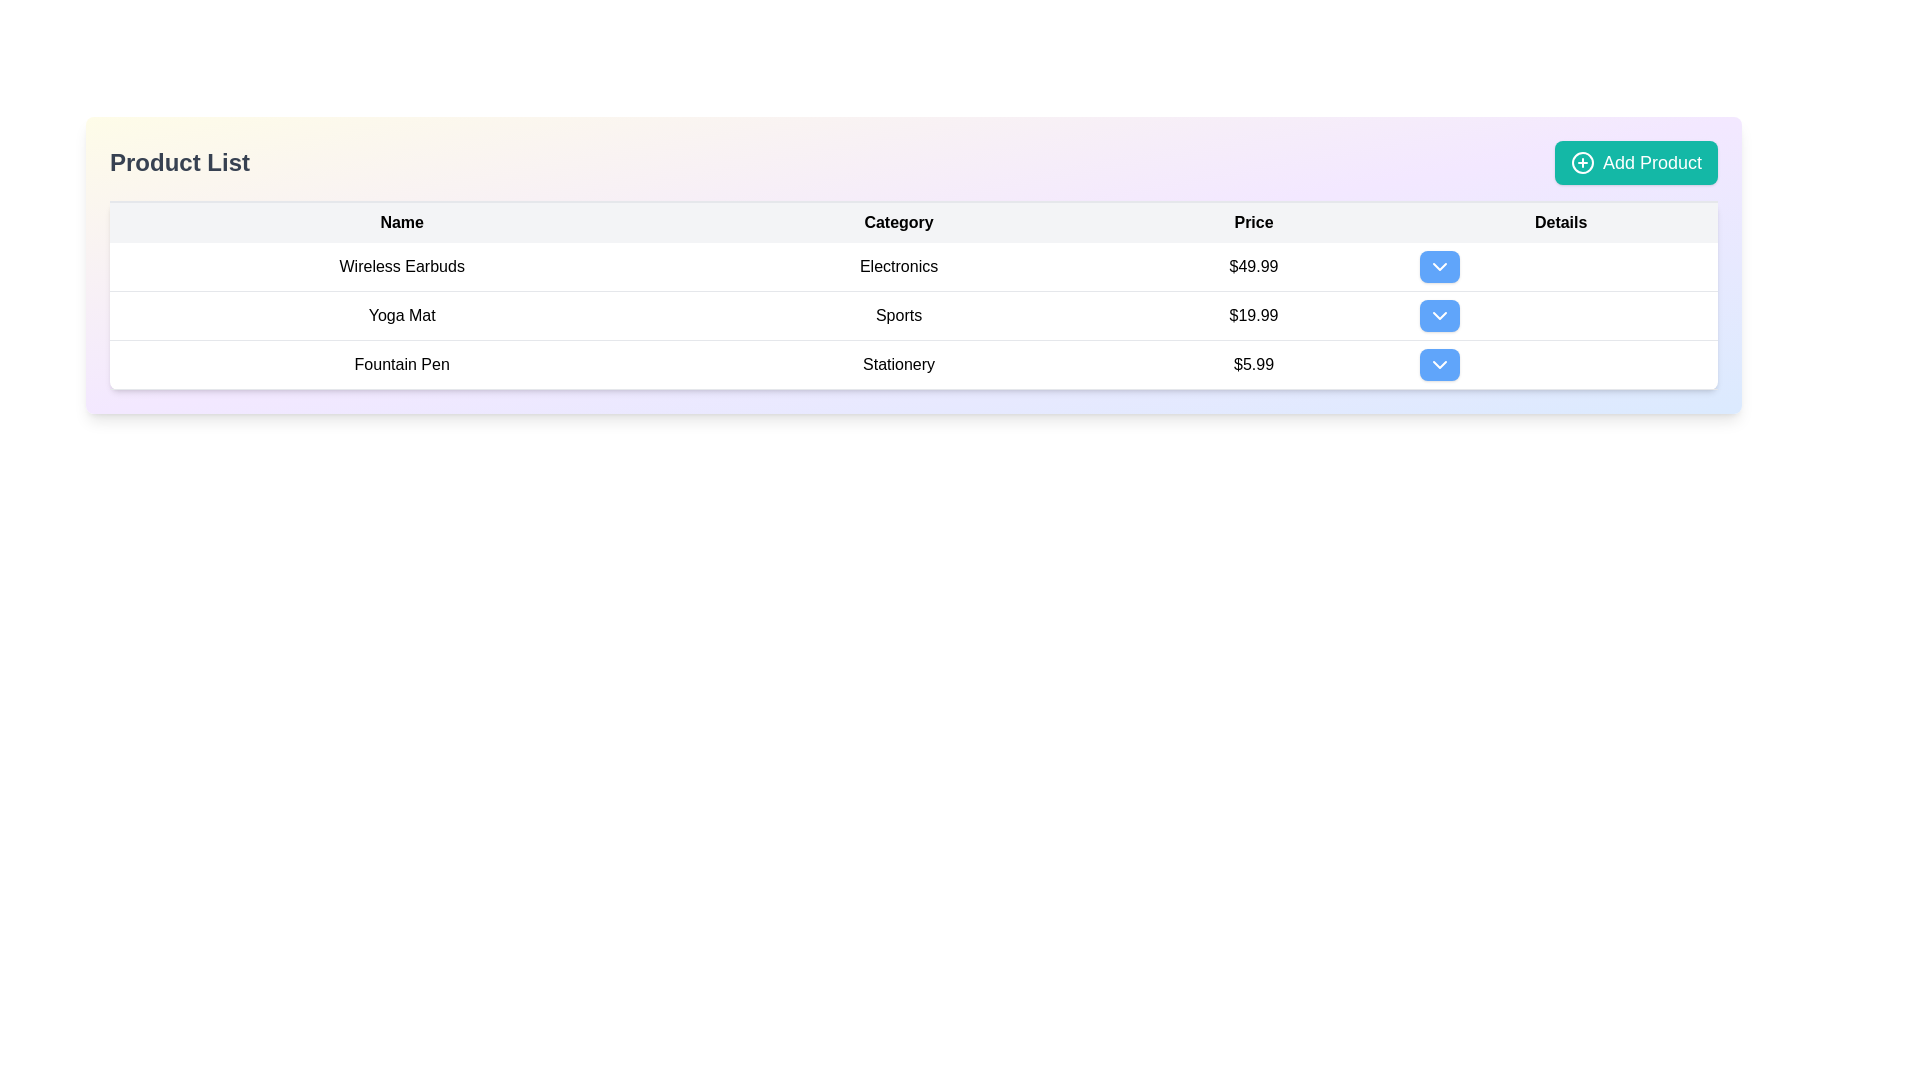 The height and width of the screenshot is (1080, 1920). What do you see at coordinates (401, 222) in the screenshot?
I see `the Table Header Cell displaying 'Name' in bold font, which is the first column of the horizontal table header row` at bounding box center [401, 222].